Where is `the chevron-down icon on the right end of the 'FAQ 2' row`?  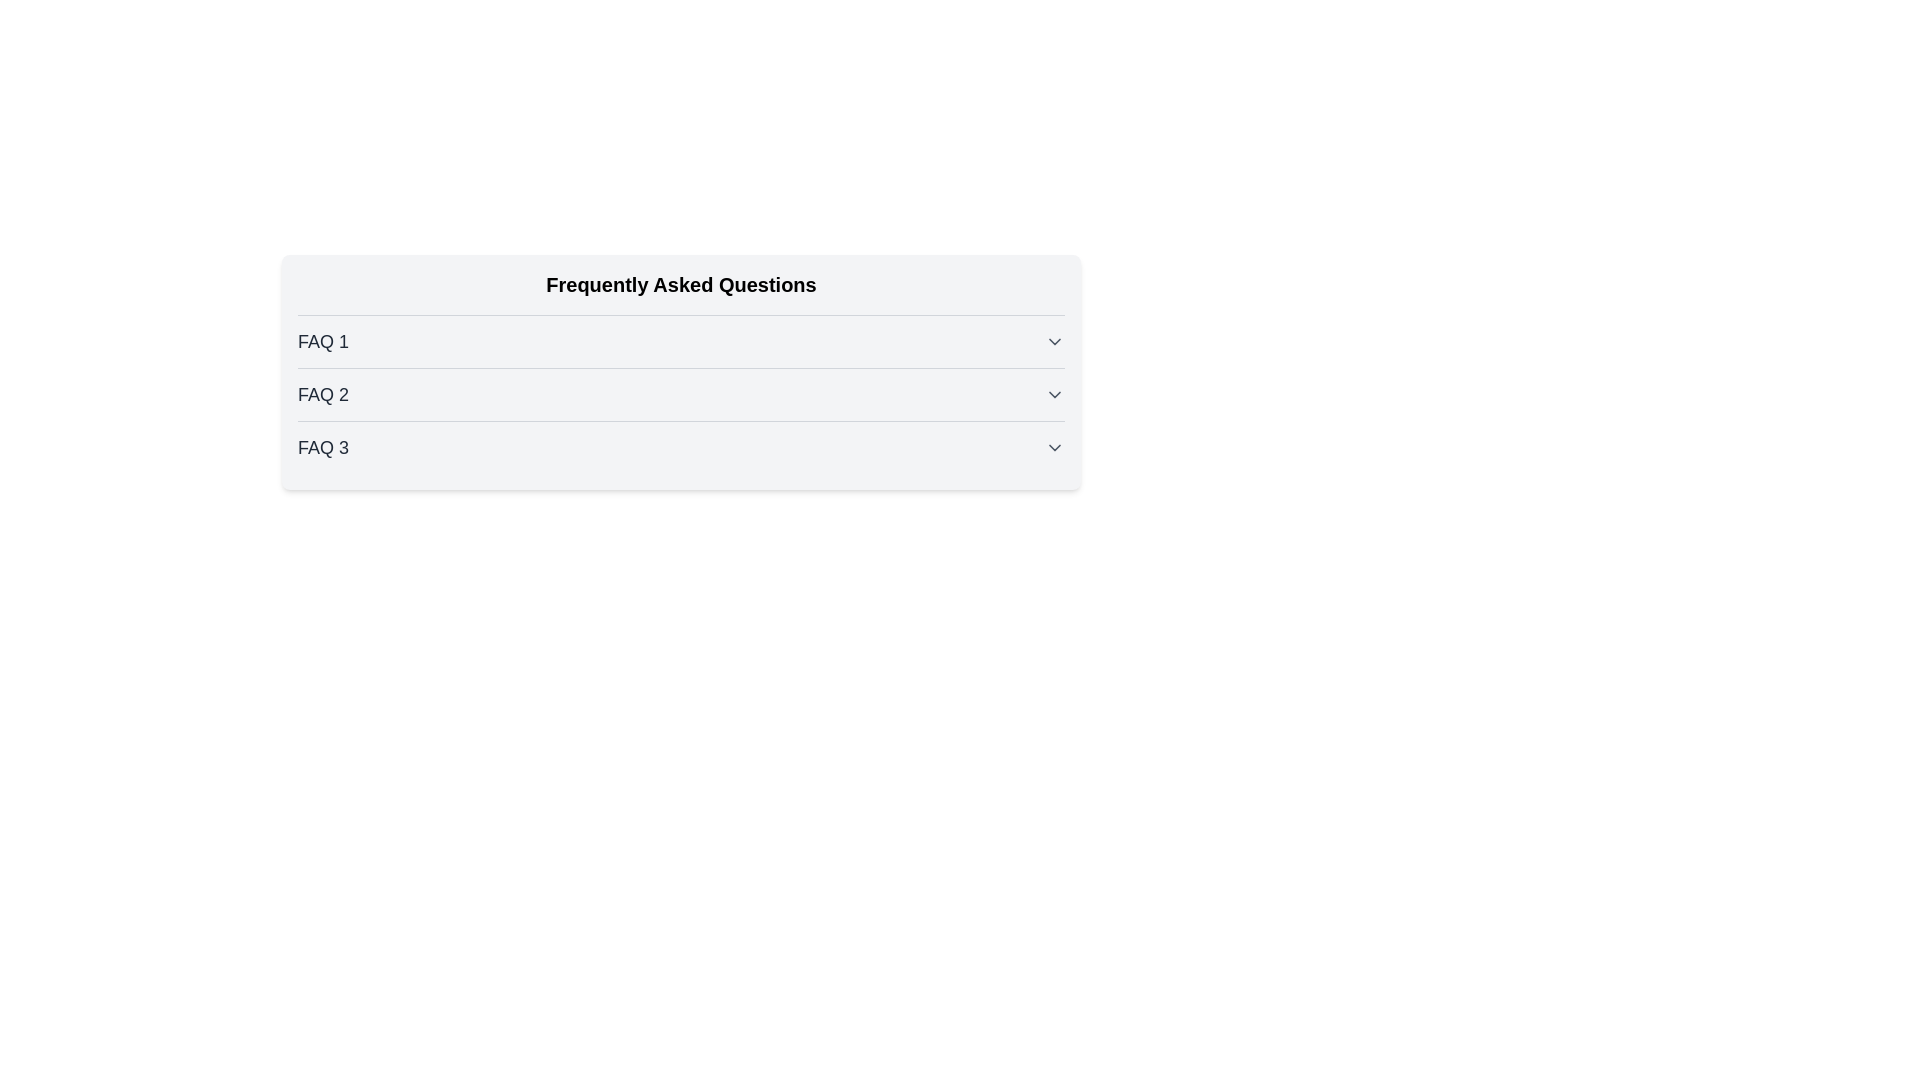 the chevron-down icon on the right end of the 'FAQ 2' row is located at coordinates (1054, 394).